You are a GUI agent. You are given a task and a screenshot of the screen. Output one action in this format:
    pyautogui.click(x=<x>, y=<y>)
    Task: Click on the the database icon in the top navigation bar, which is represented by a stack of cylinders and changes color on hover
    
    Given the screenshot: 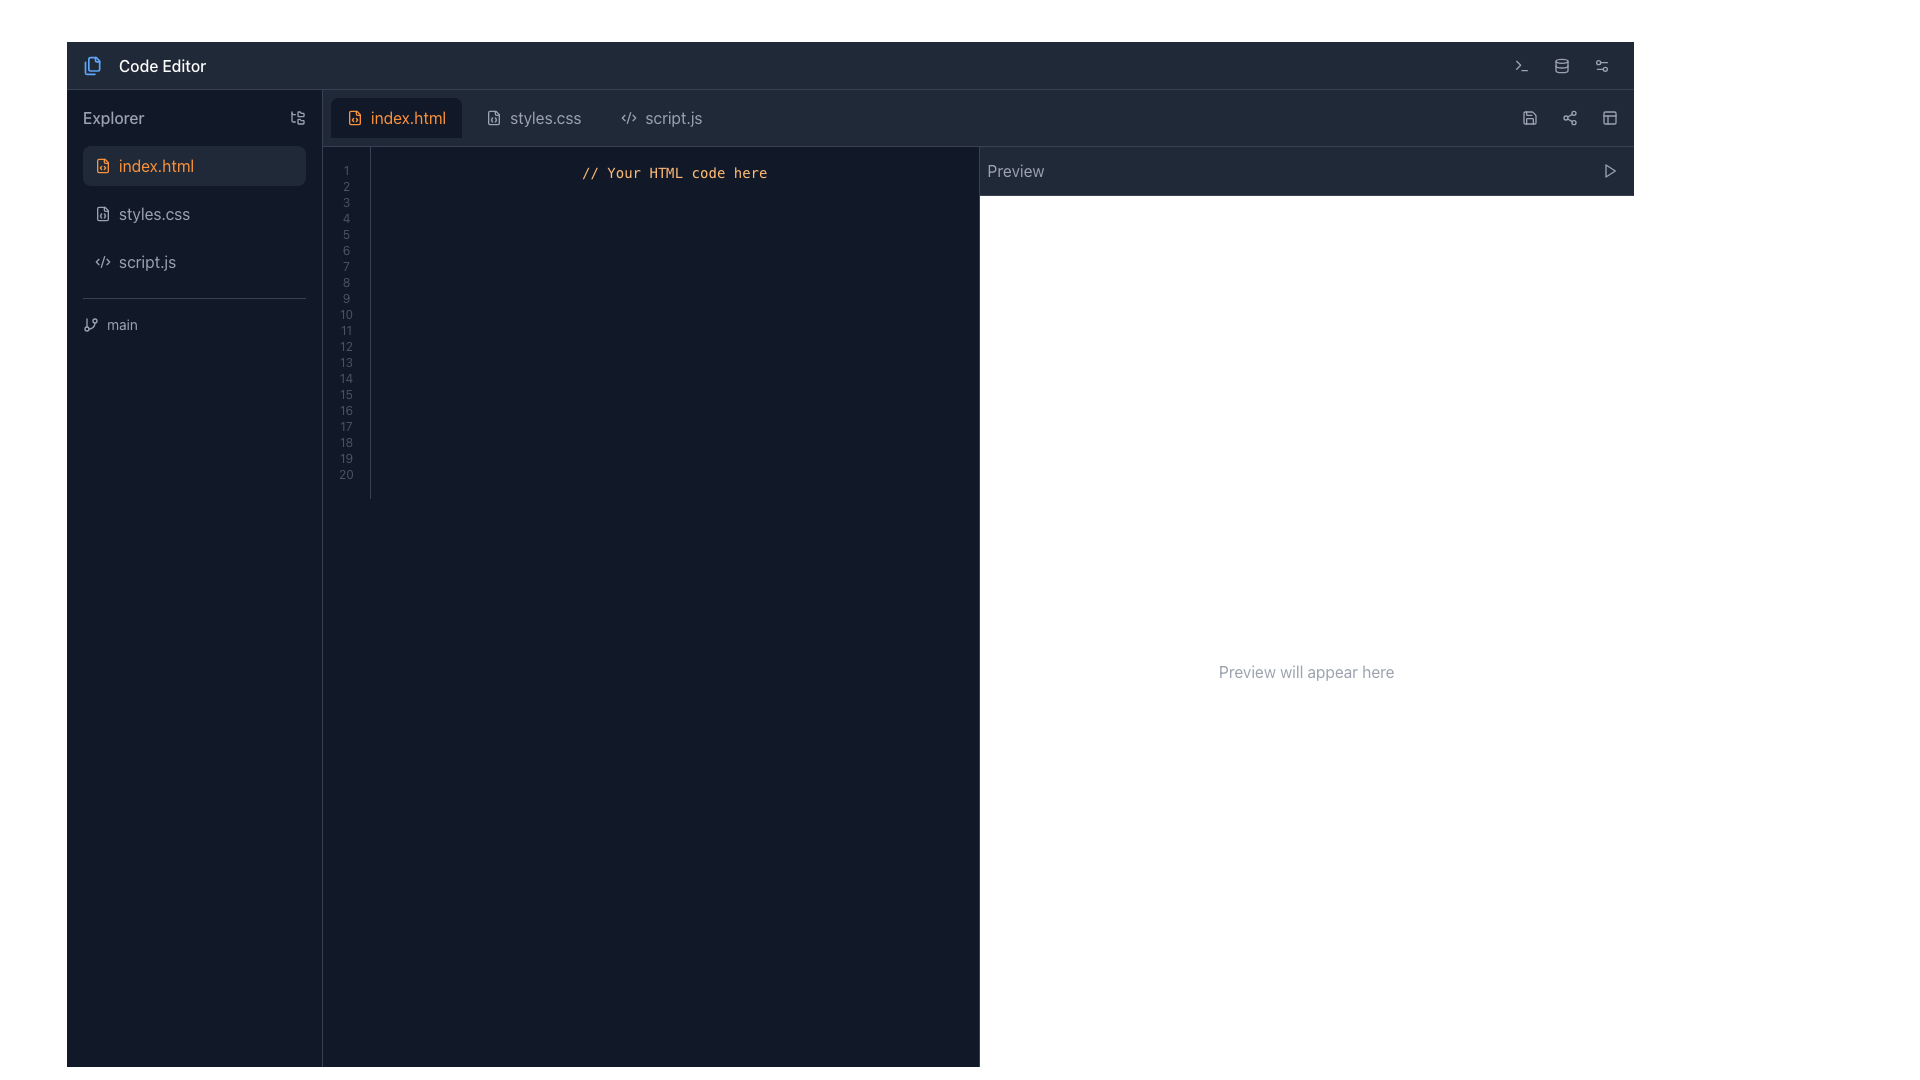 What is the action you would take?
    pyautogui.click(x=1560, y=64)
    